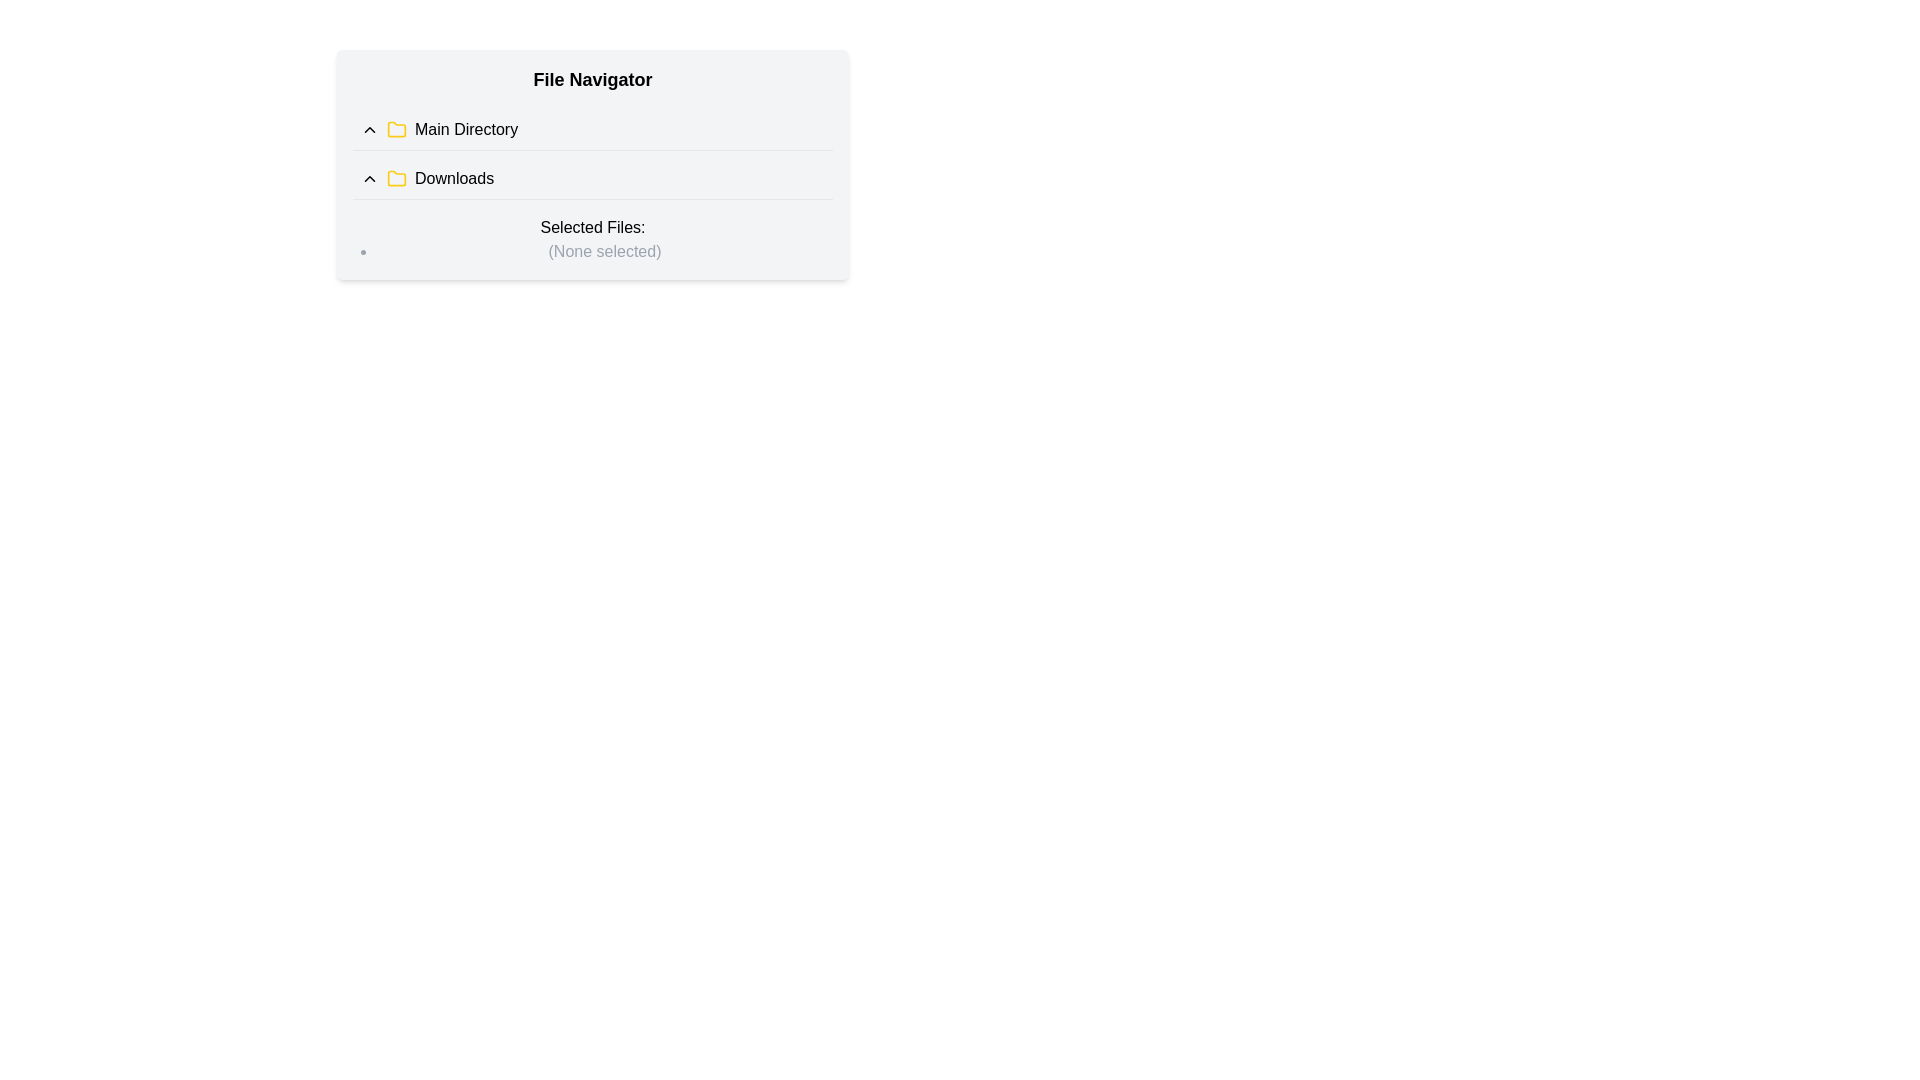 This screenshot has height=1080, width=1920. Describe the element at coordinates (465, 130) in the screenshot. I see `the 'Main Directory' text label in the file navigation system, which identifies the folder and is positioned to the right of the folder icon` at that location.